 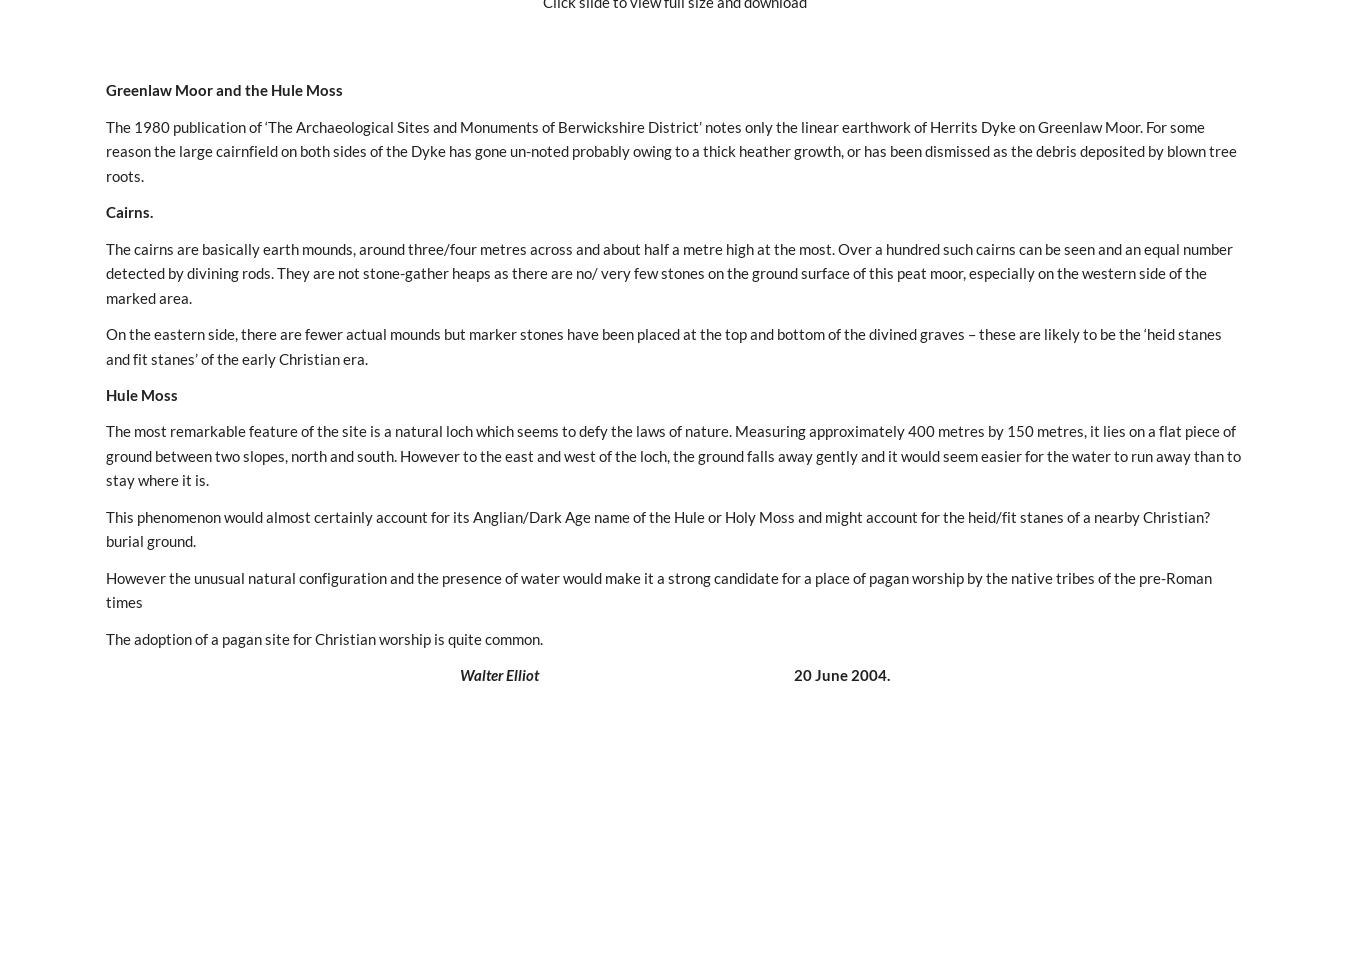 What do you see at coordinates (140, 394) in the screenshot?
I see `'Hule Moss'` at bounding box center [140, 394].